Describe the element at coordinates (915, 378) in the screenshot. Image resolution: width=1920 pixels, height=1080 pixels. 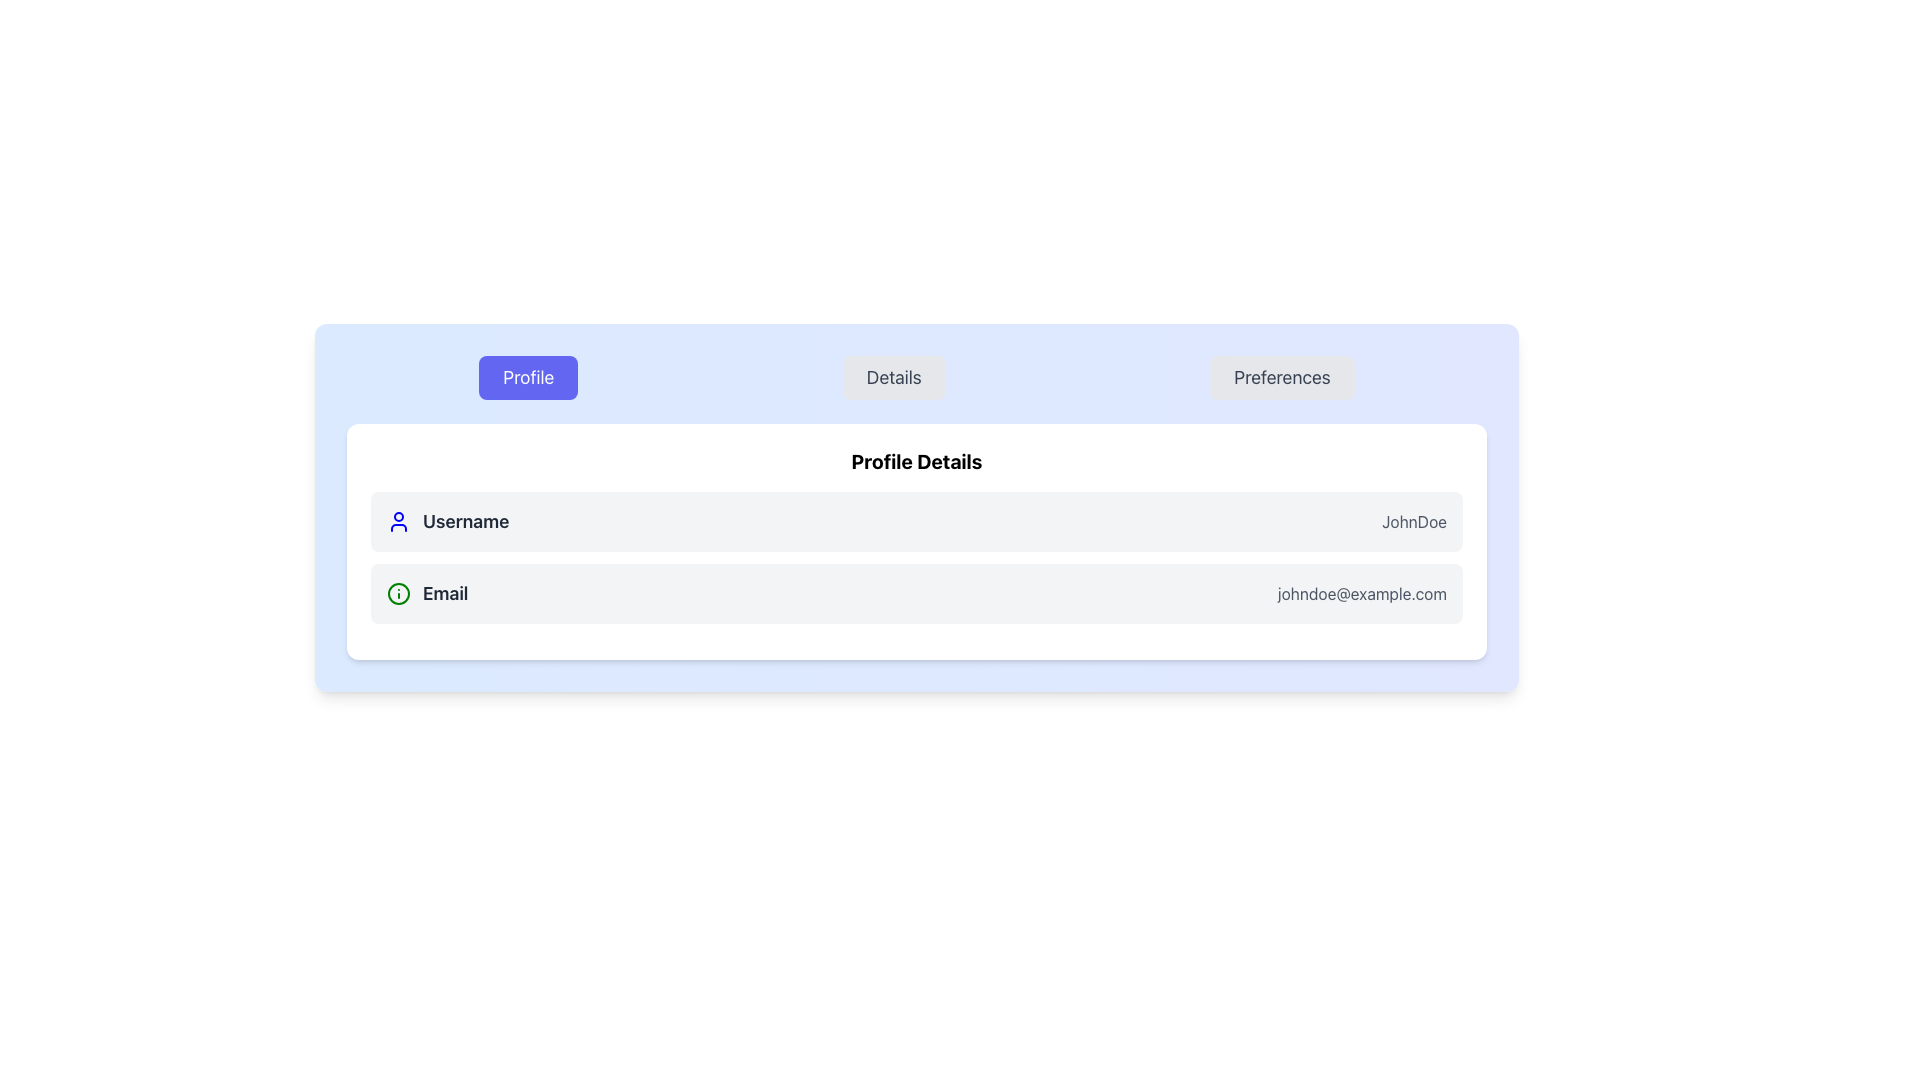
I see `the second tab in the navigation bar` at that location.